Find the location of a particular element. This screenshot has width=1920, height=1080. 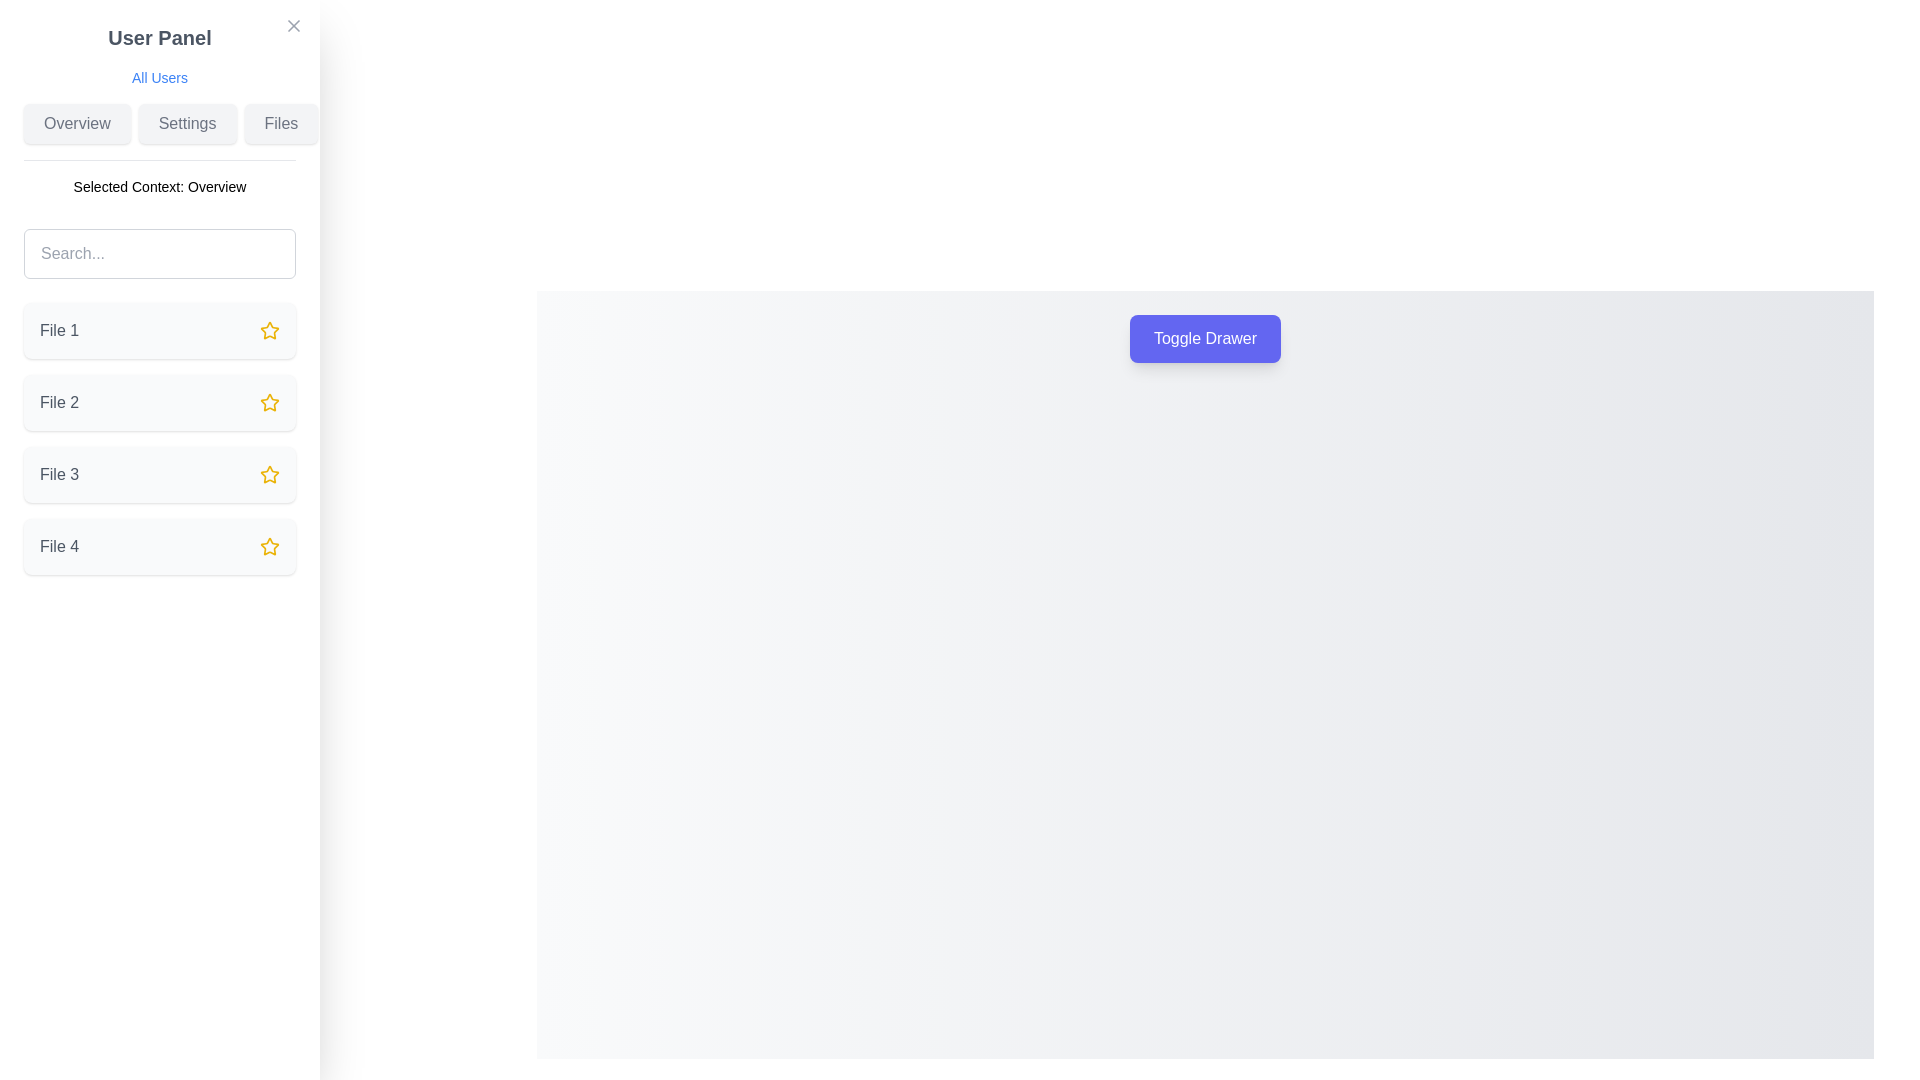

the star-shaped icon in yellow, located to the right of 'File 3' is located at coordinates (268, 474).